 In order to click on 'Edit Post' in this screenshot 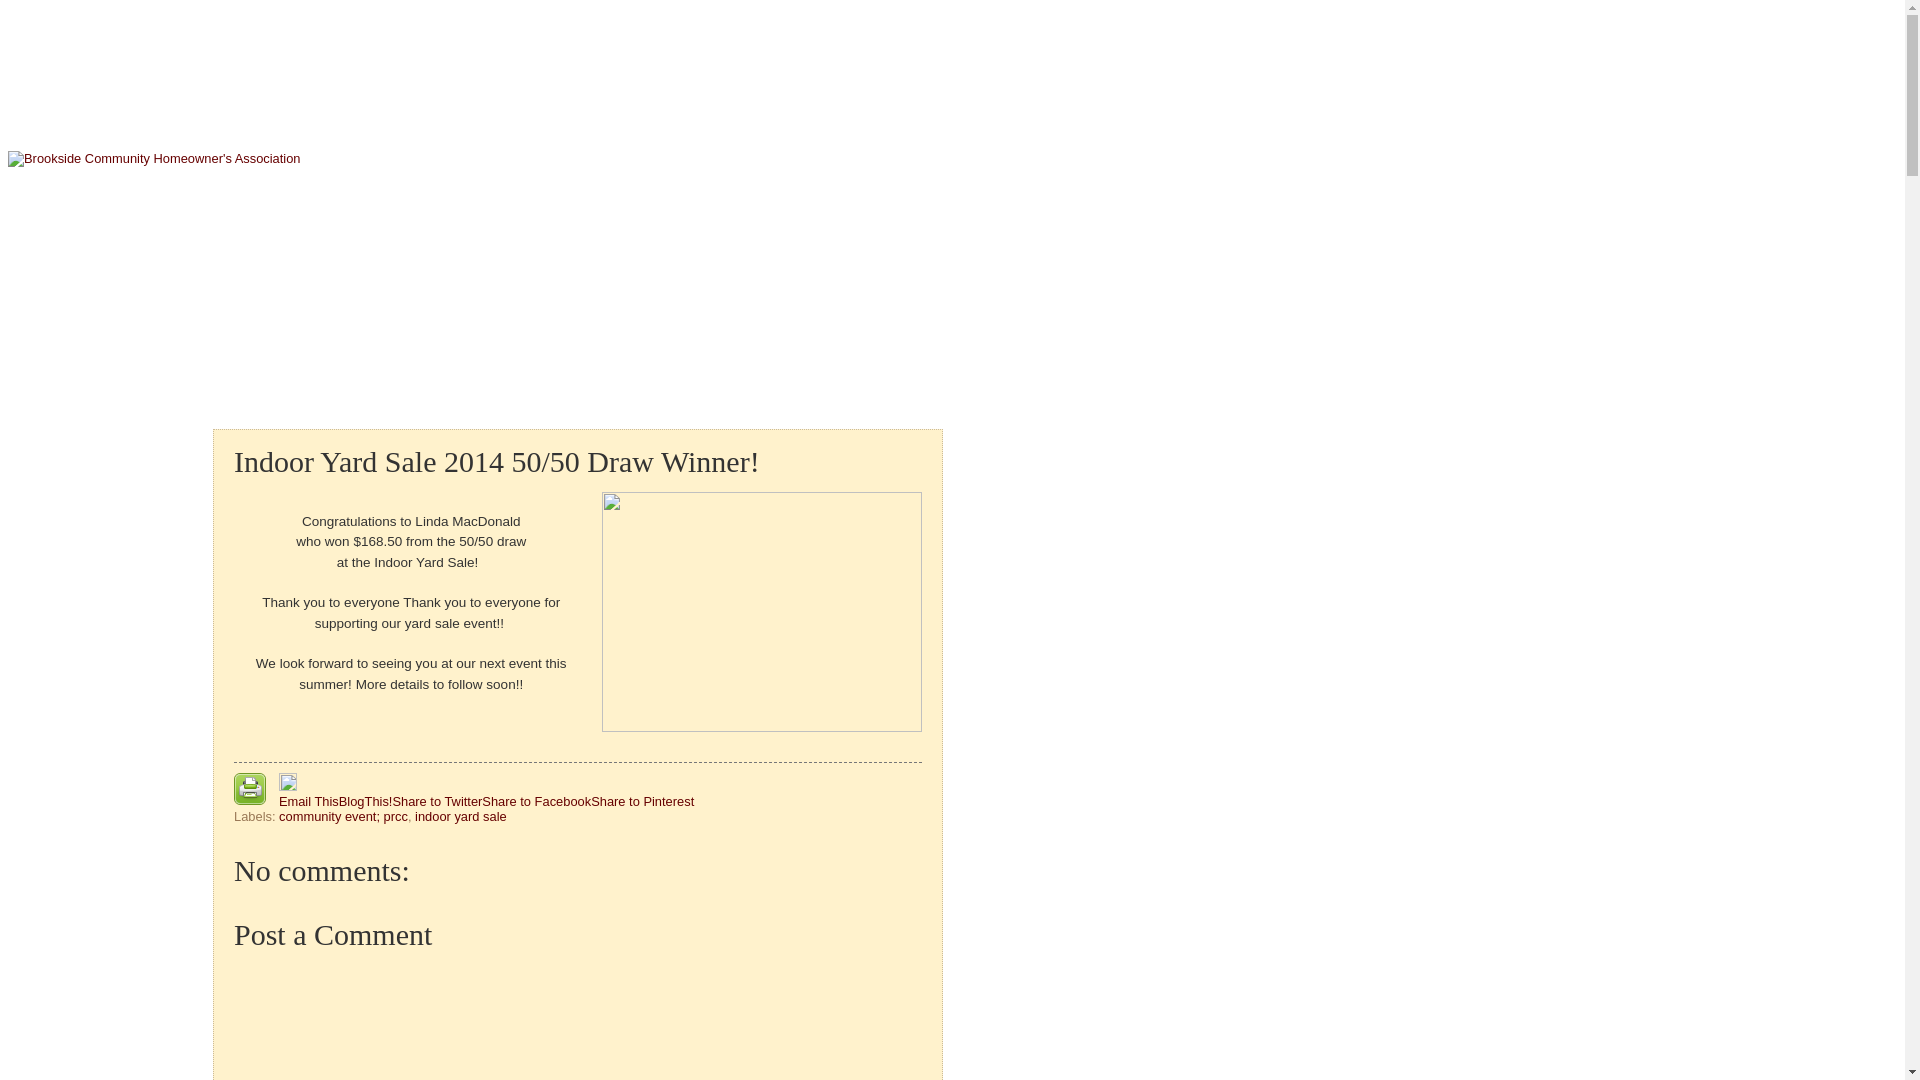, I will do `click(287, 785)`.